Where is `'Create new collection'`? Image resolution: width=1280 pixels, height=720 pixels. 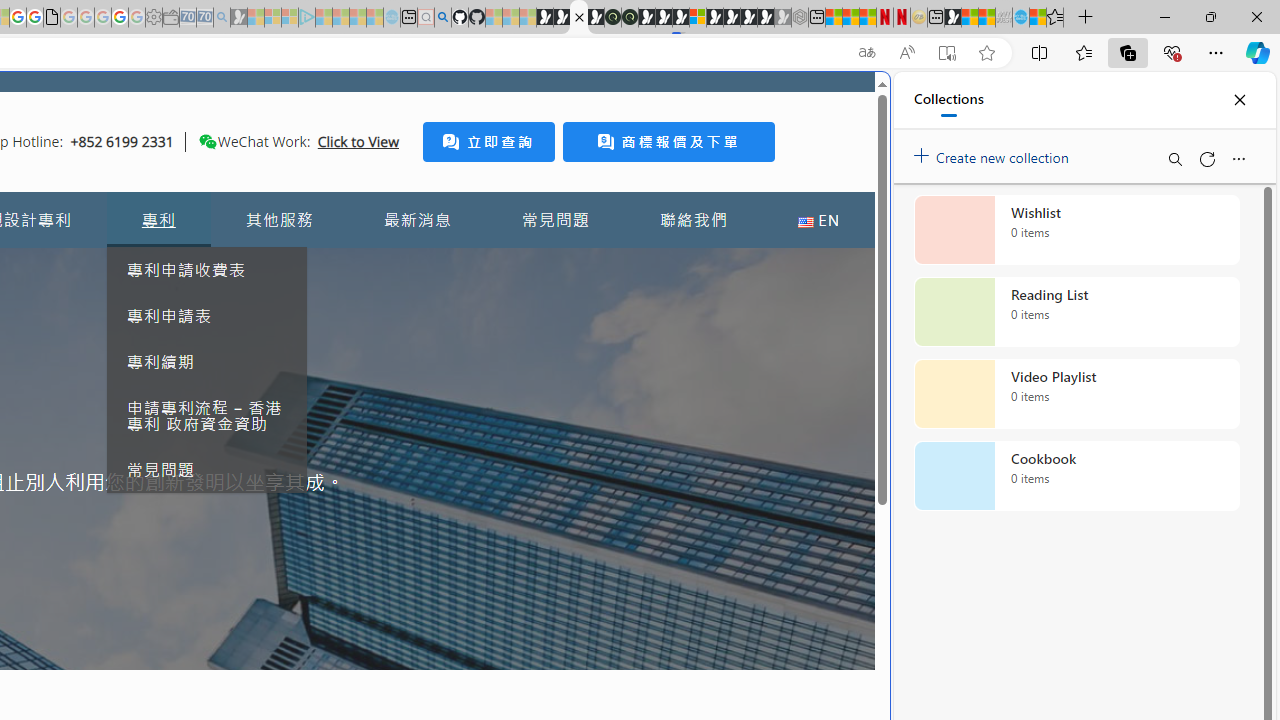
'Create new collection' is located at coordinates (995, 152).